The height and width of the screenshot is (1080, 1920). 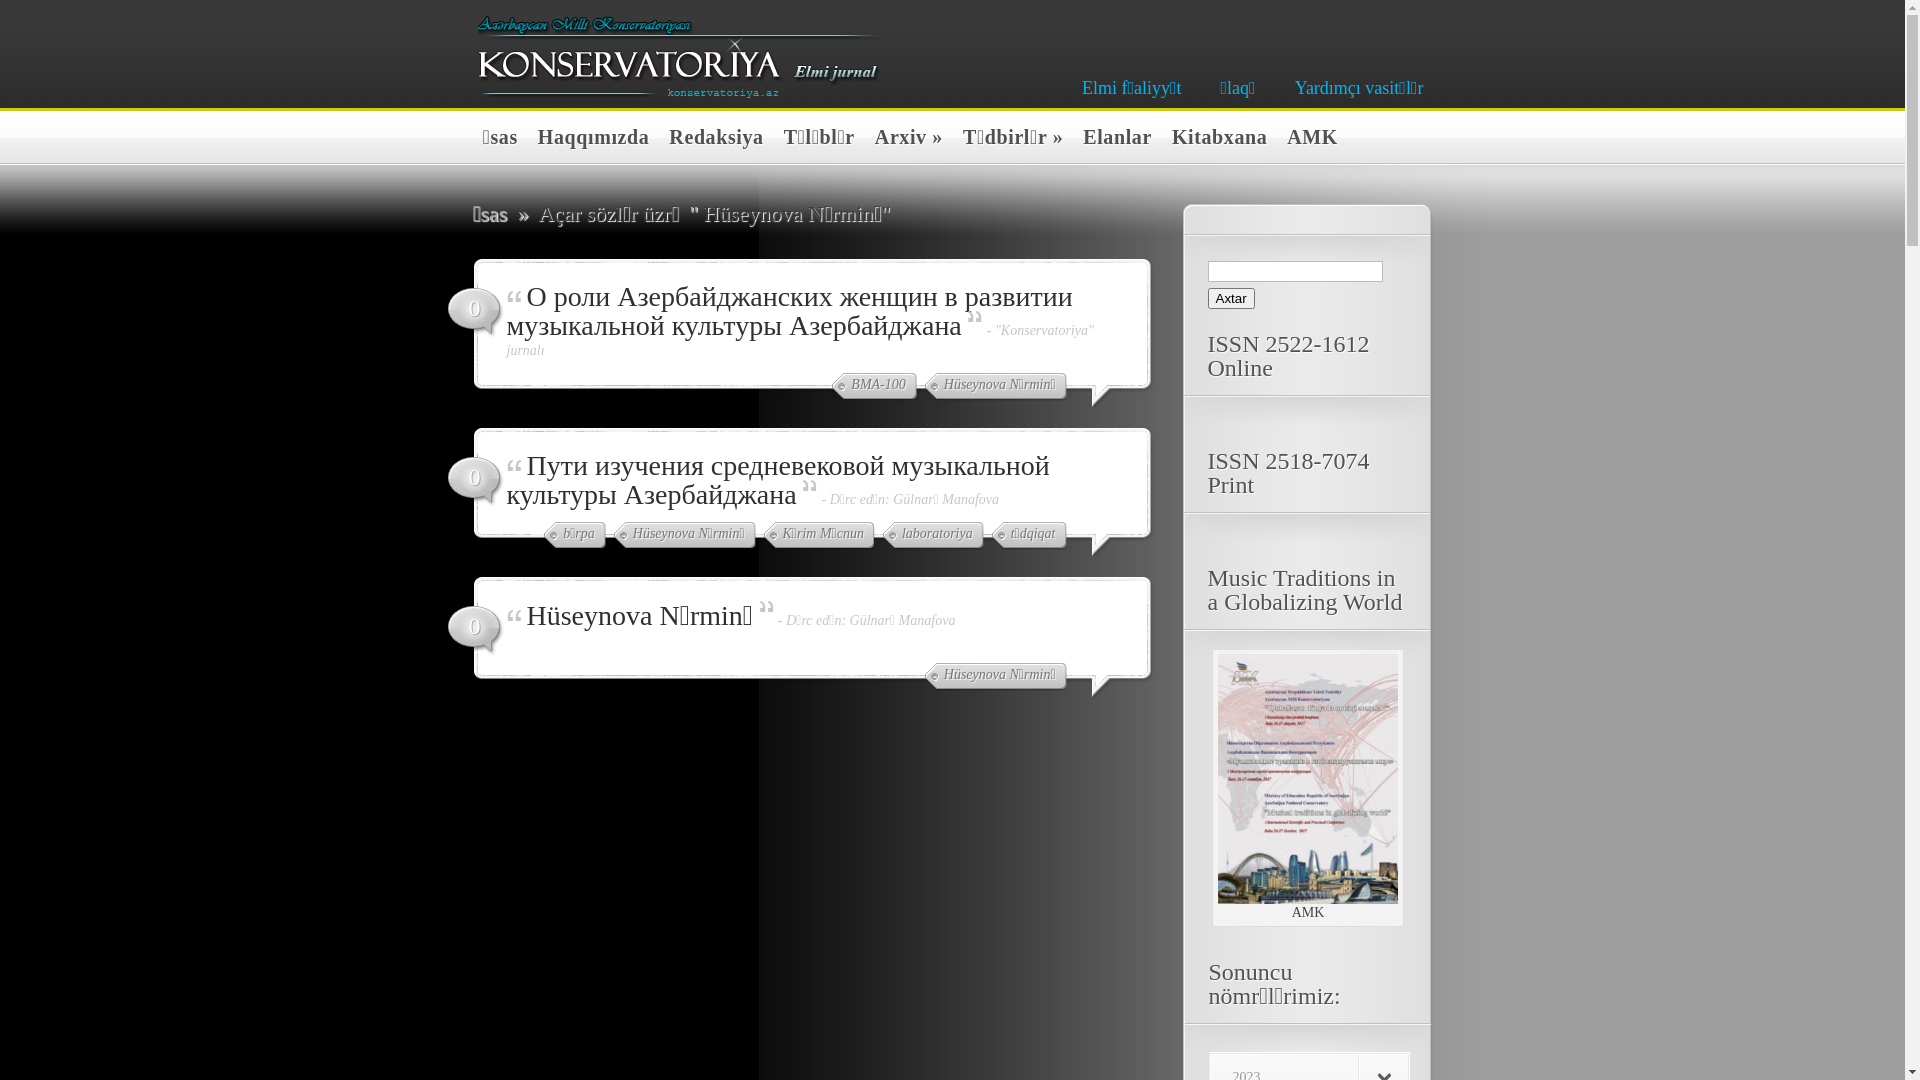 I want to click on 'laboratoriya', so click(x=932, y=535).